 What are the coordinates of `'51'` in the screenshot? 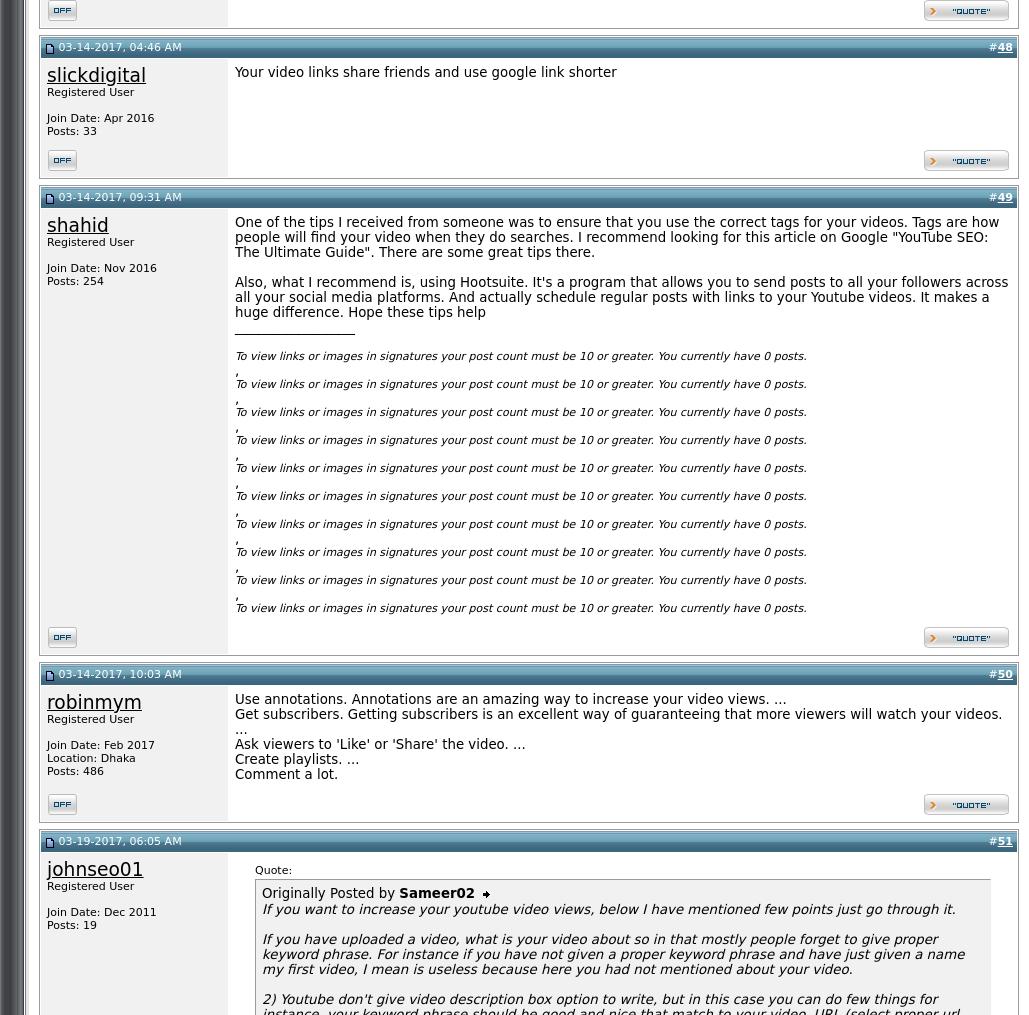 It's located at (995, 841).